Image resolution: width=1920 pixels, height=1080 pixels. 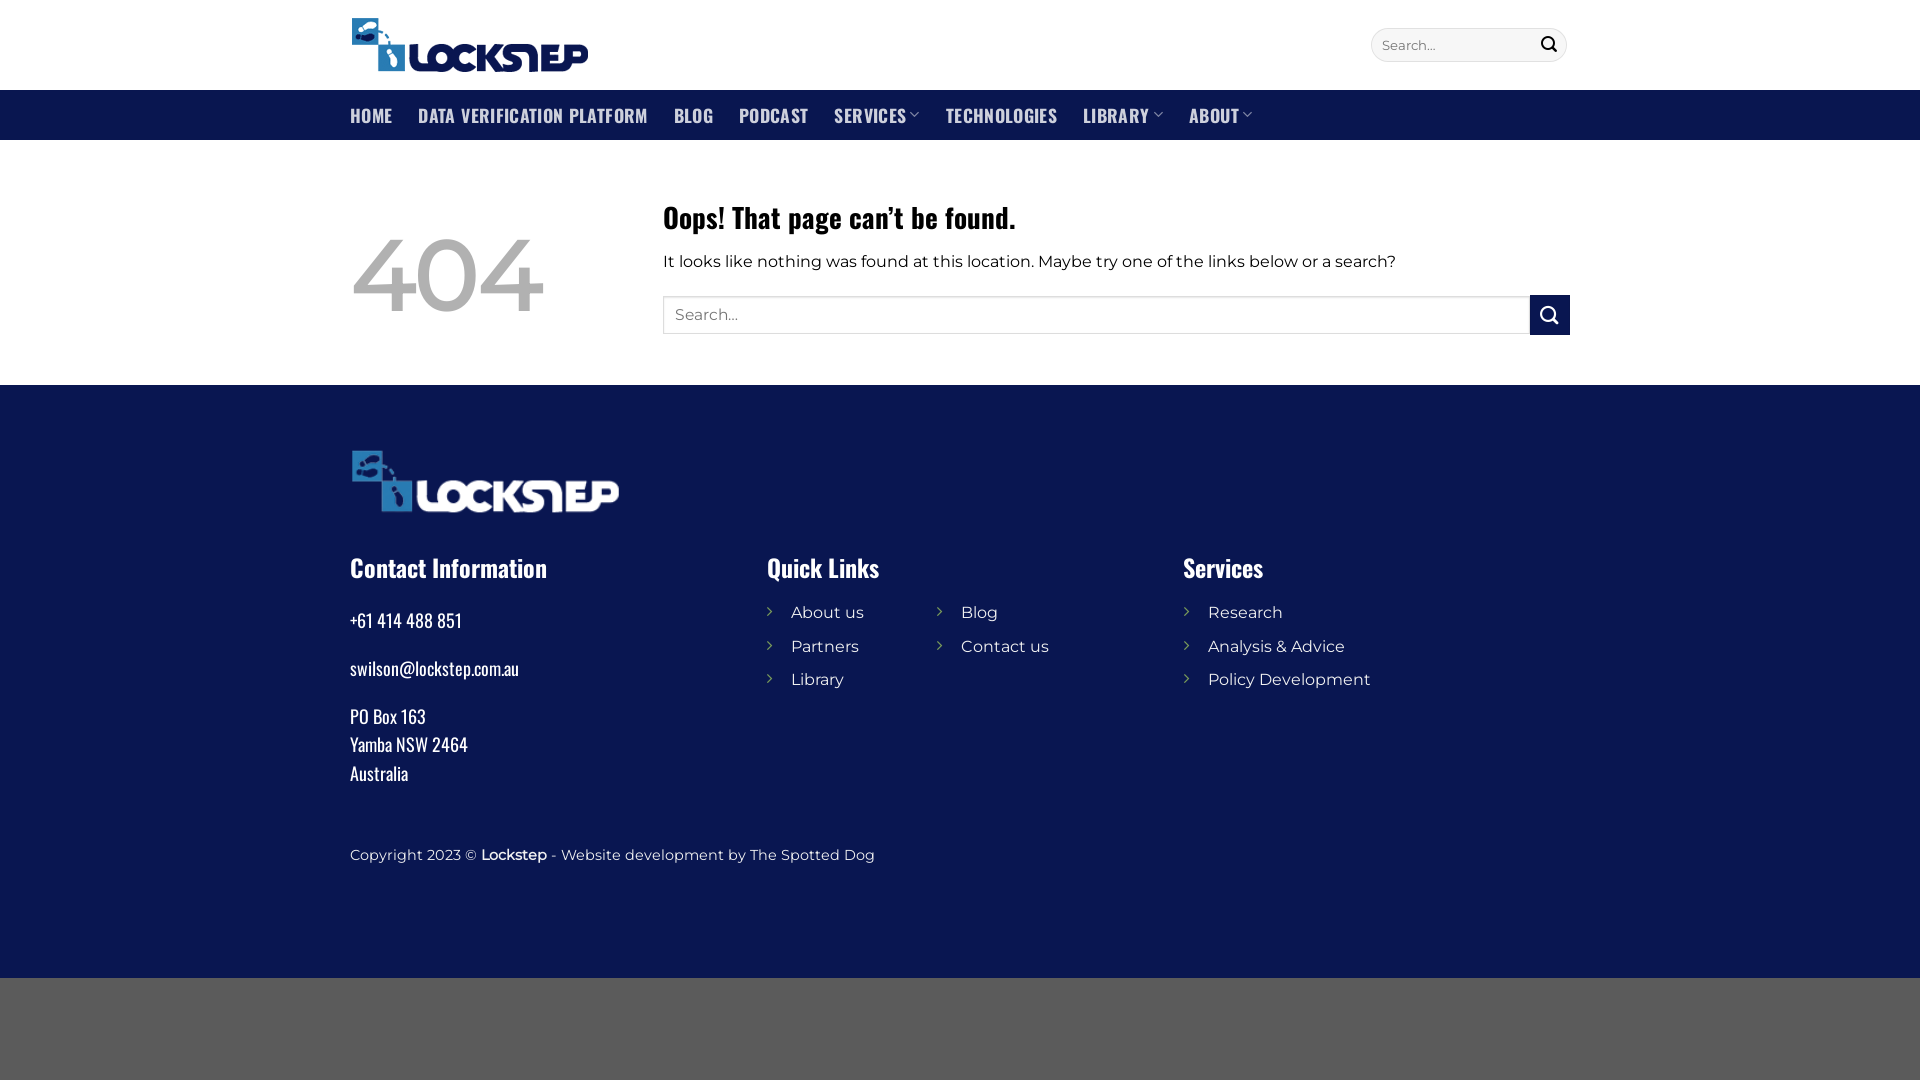 I want to click on 'TECHNOLOGIES', so click(x=1001, y=115).